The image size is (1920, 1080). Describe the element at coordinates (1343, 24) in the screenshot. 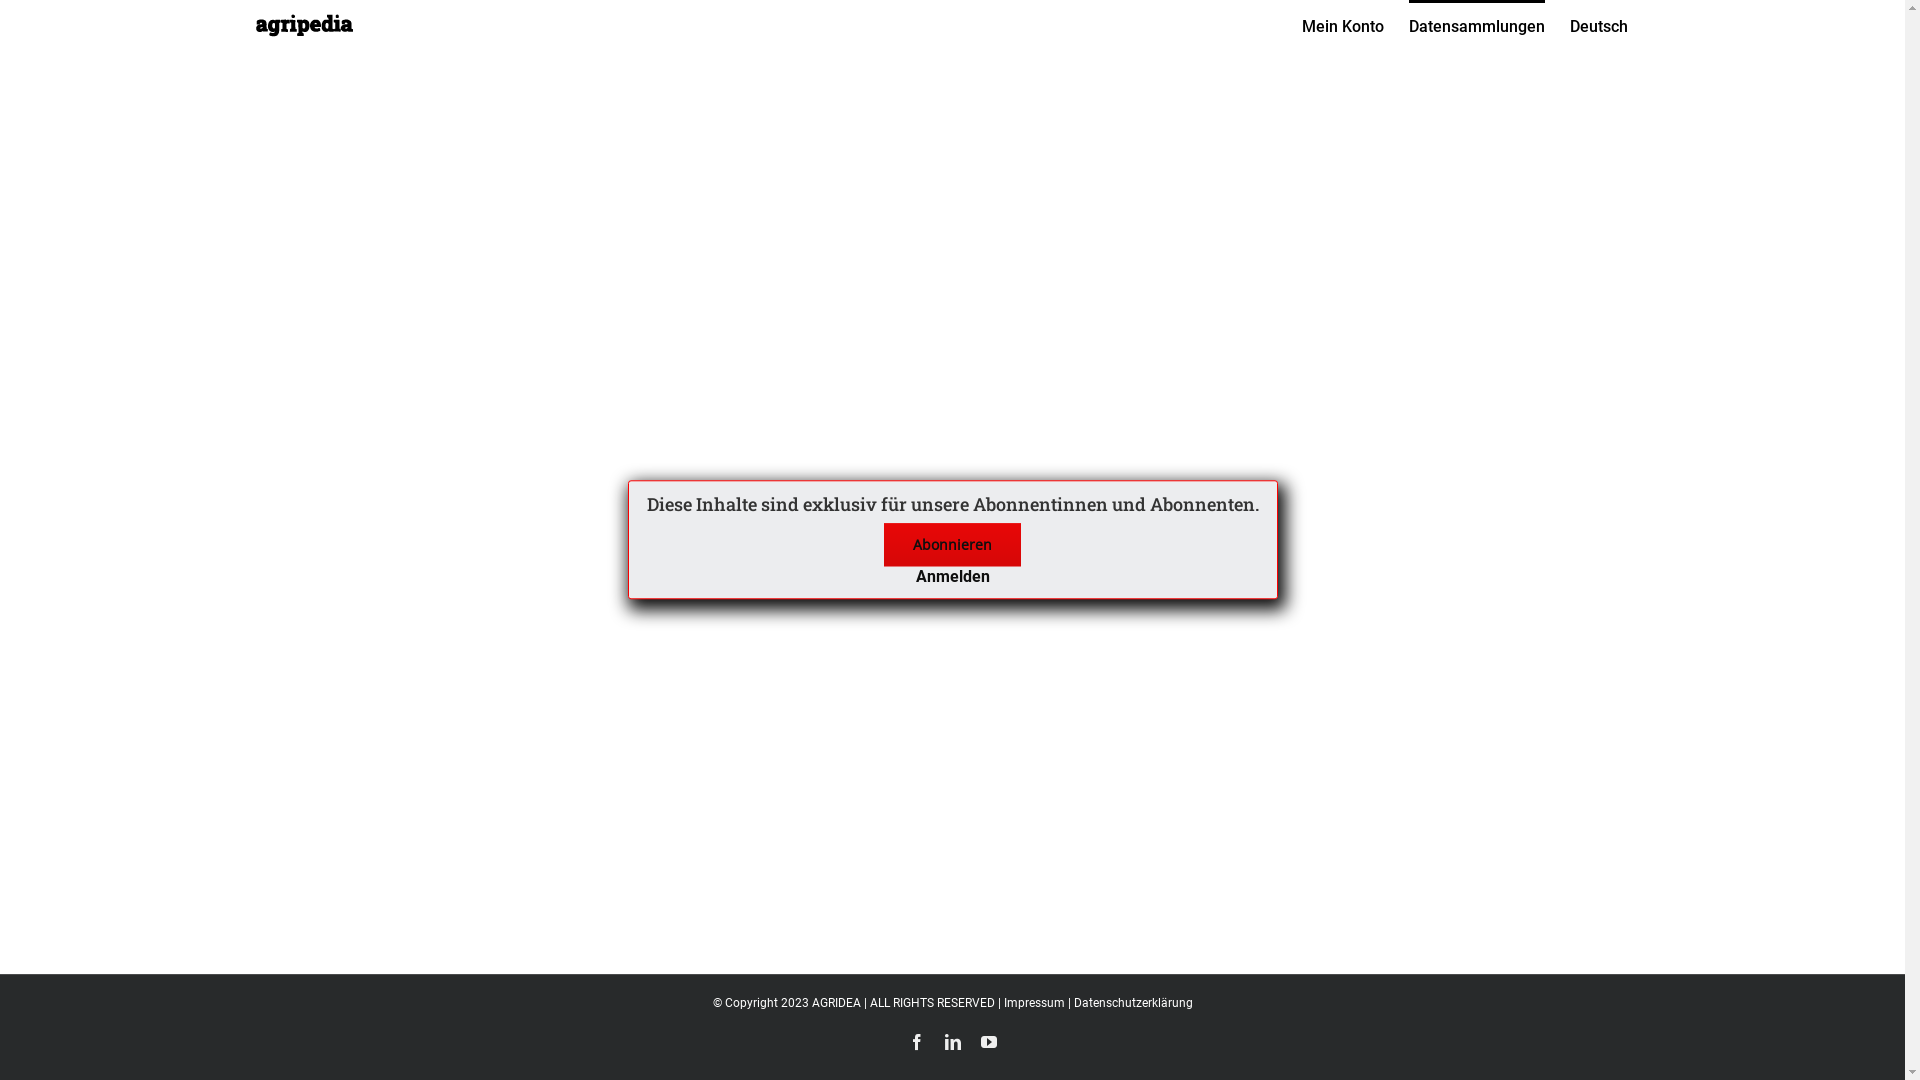

I see `'Mein Konto'` at that location.